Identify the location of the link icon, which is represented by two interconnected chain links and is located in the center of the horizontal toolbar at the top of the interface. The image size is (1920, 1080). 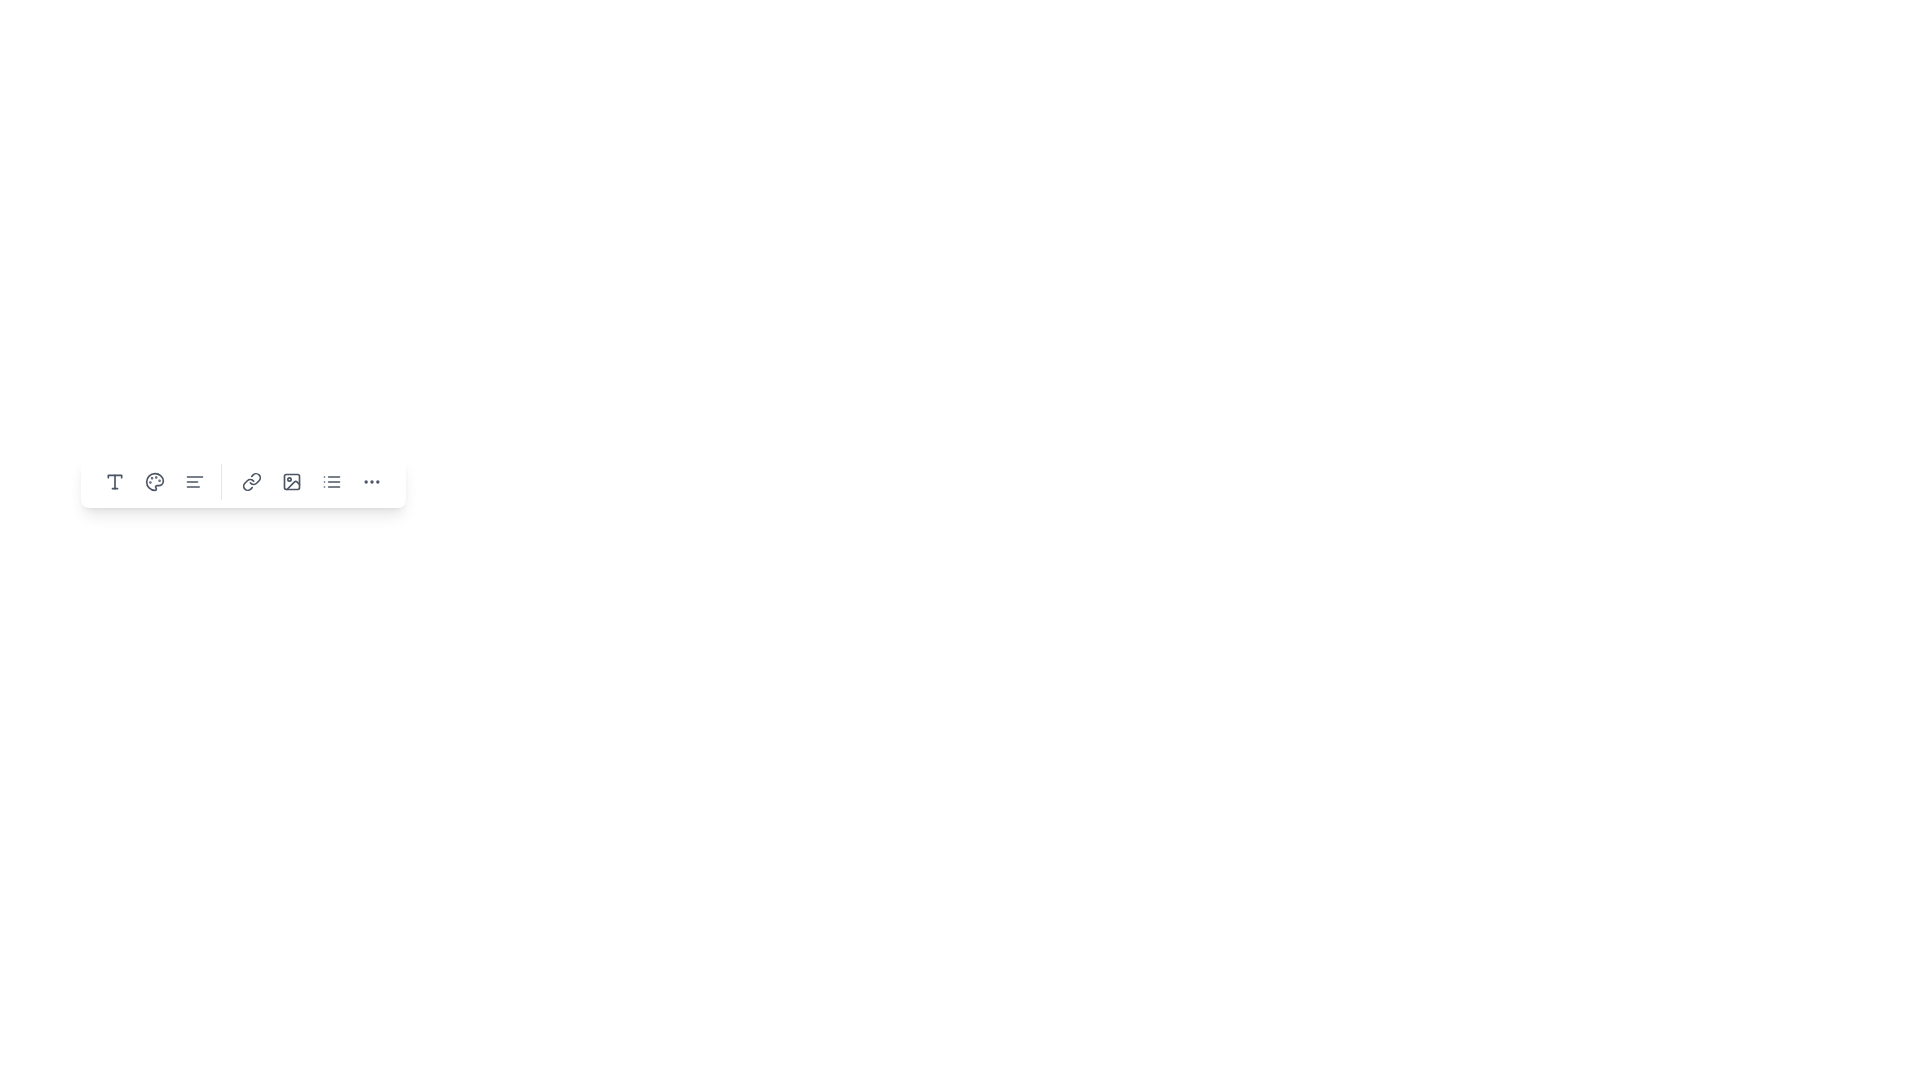
(251, 482).